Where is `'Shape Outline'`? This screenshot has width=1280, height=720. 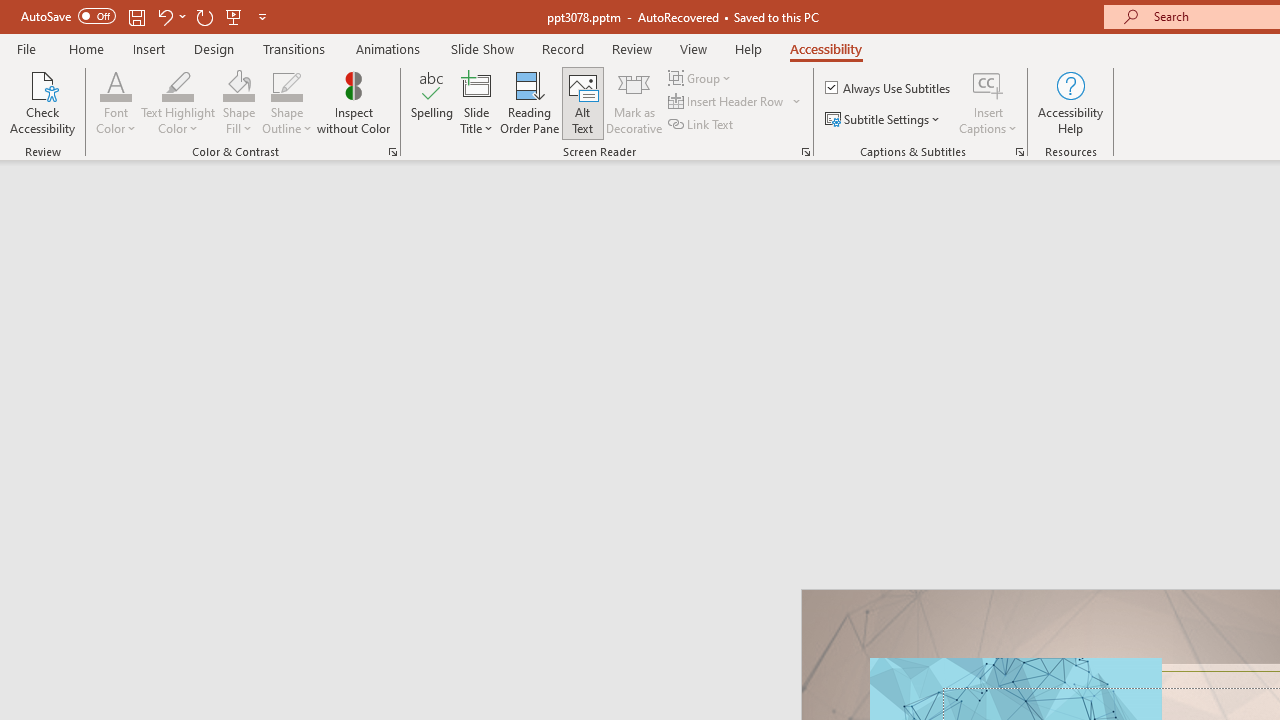
'Shape Outline' is located at coordinates (286, 103).